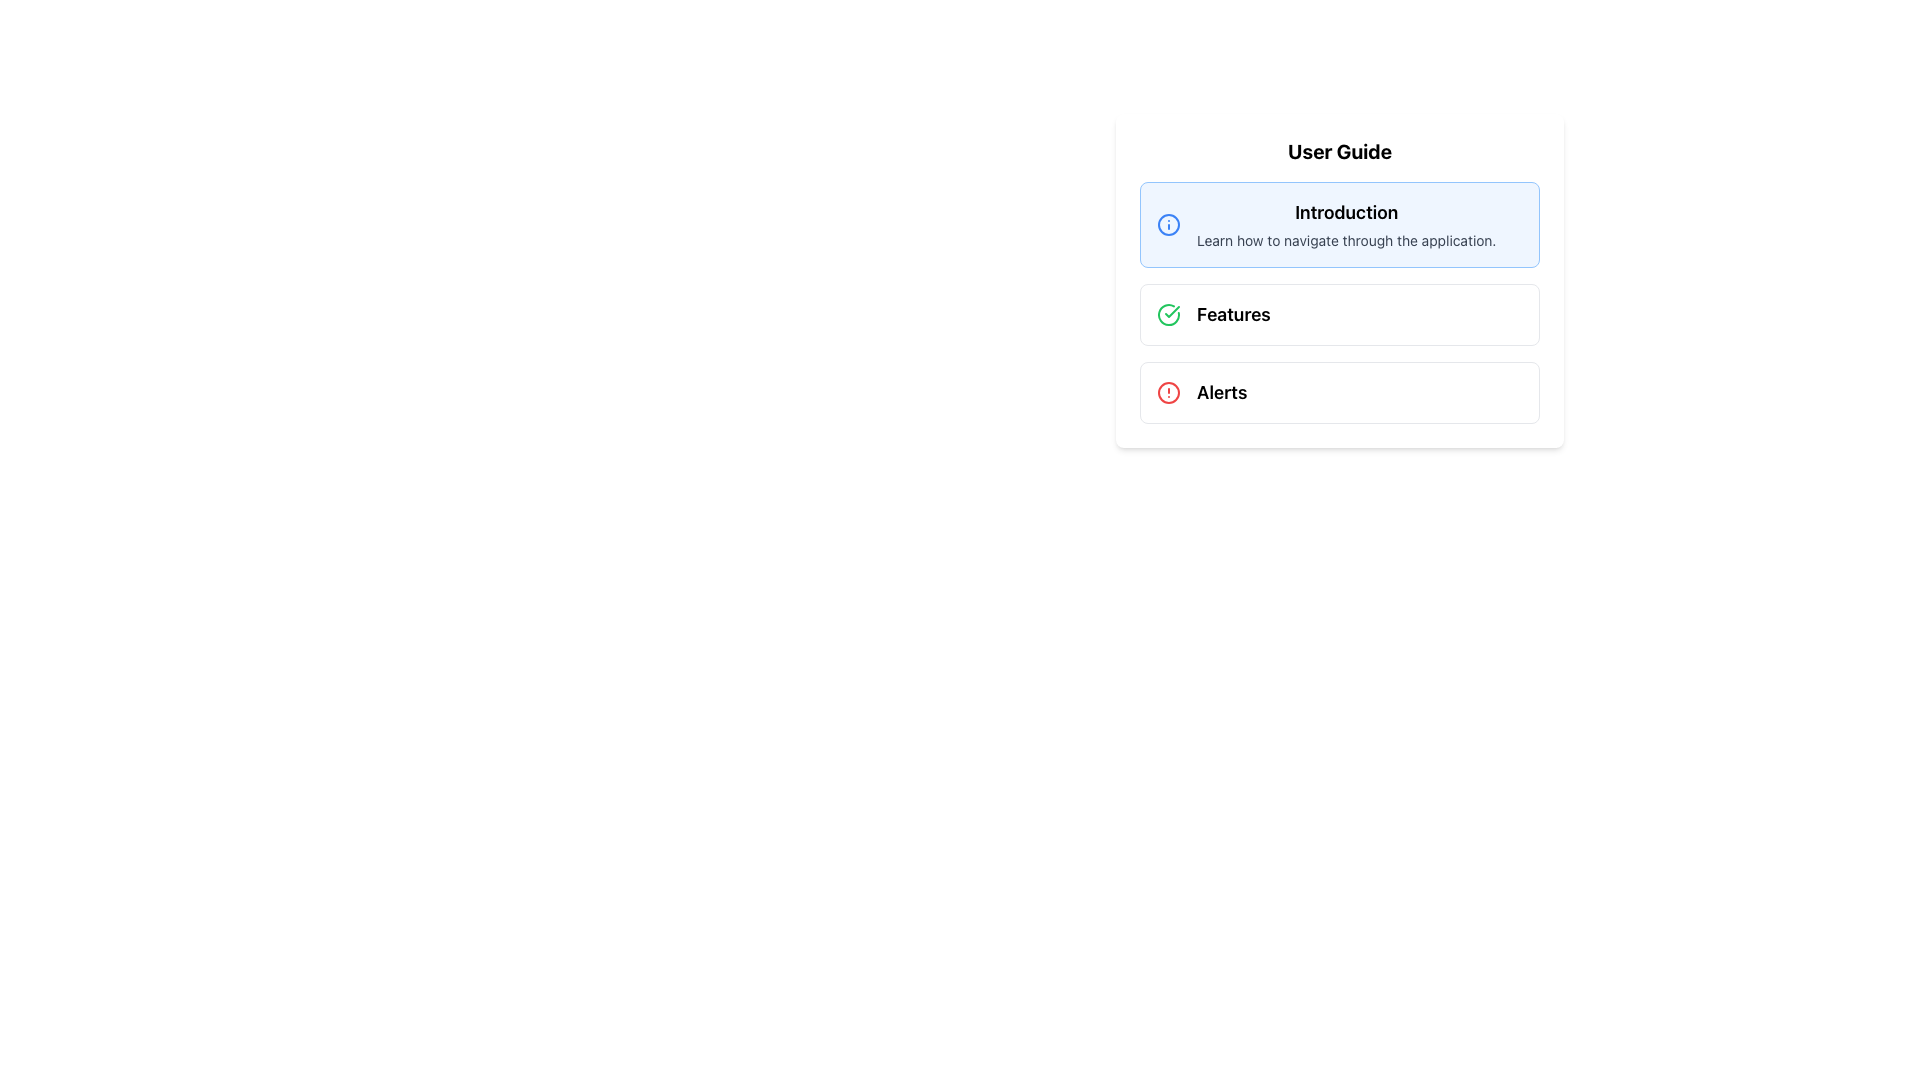  I want to click on the completion icon located to the left of the 'Features' text, which signifies confirmation or an active state for the 'Features' entry, so click(1169, 315).